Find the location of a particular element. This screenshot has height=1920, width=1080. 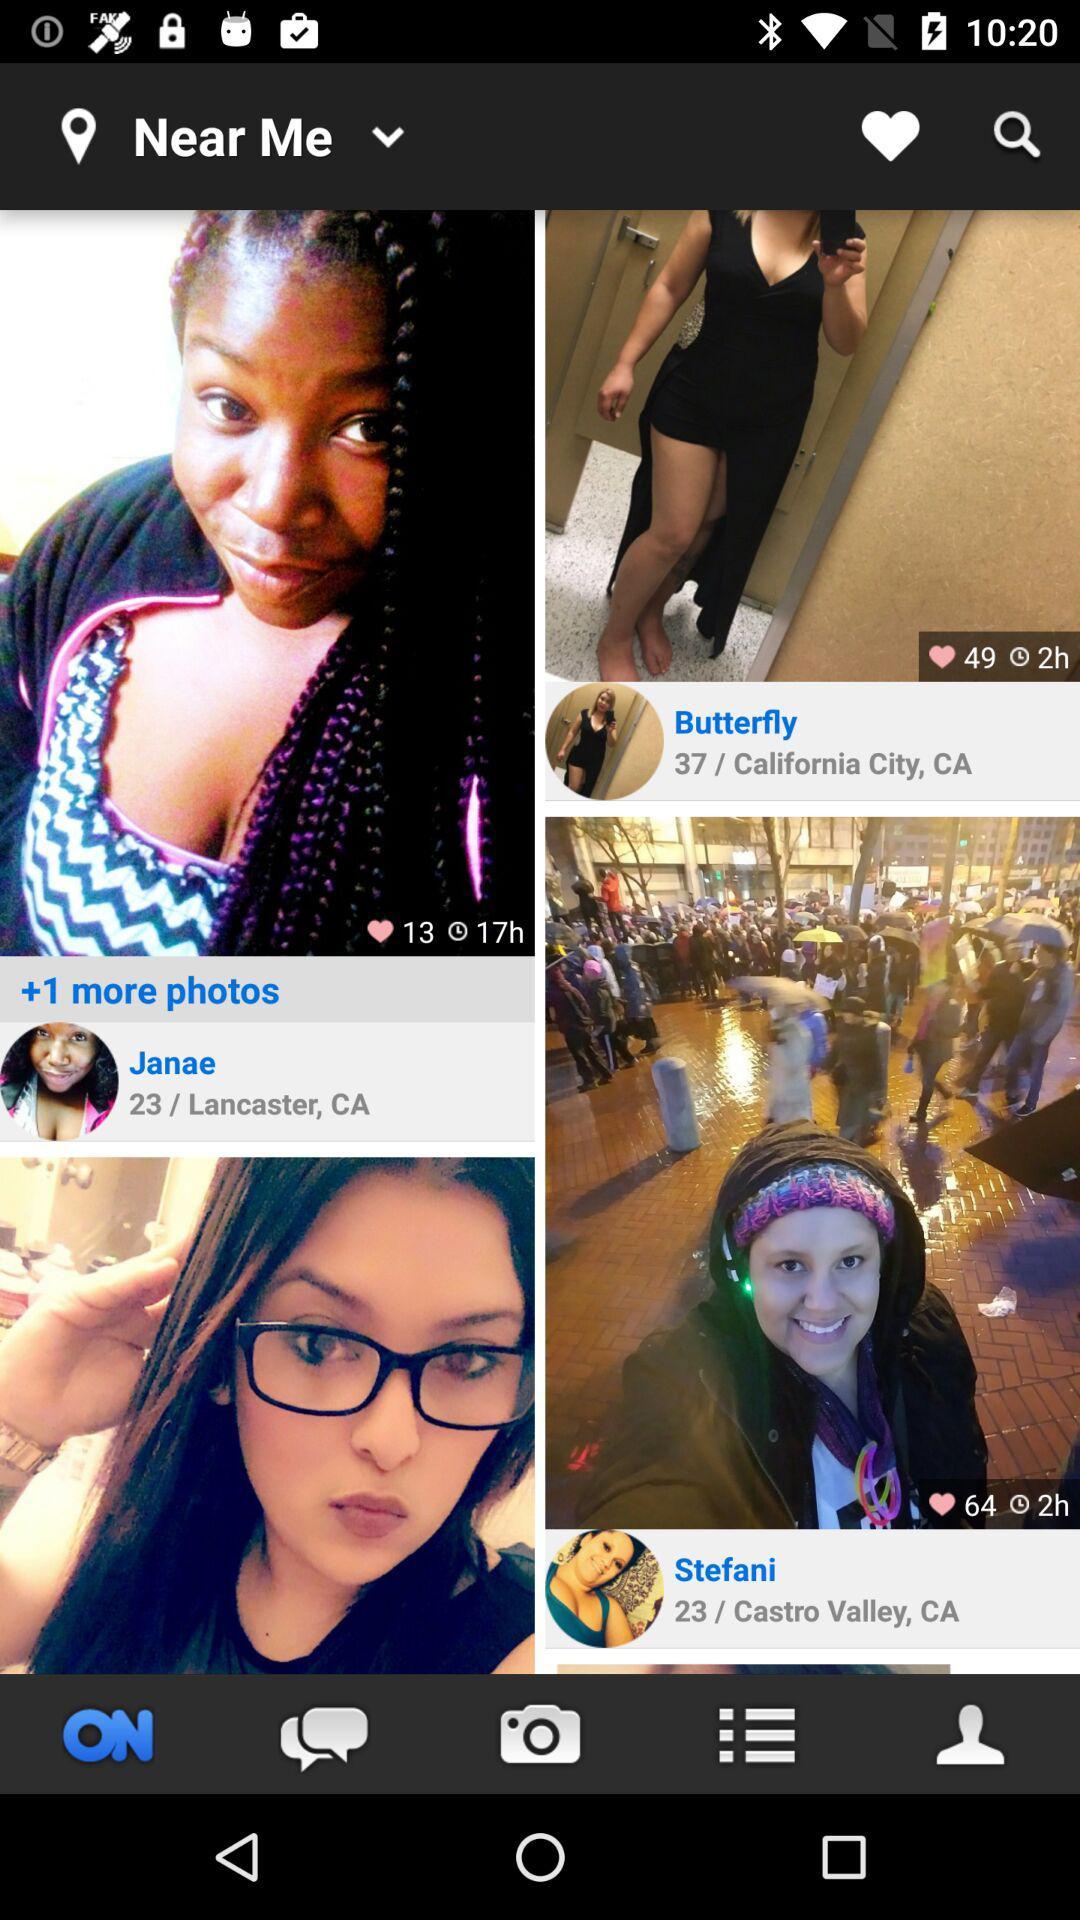

the avatar icon is located at coordinates (971, 1733).